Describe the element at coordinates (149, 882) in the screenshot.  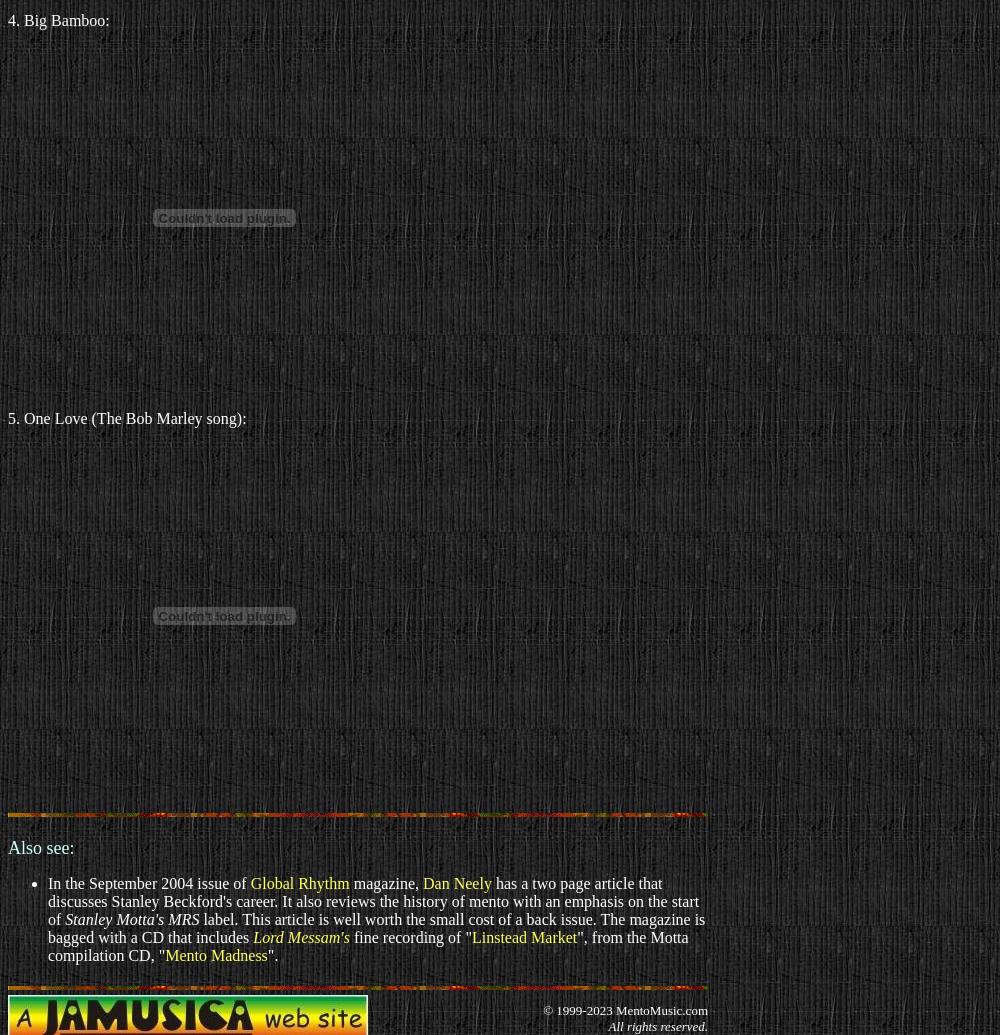
I see `'In the September 
			2004 issue of'` at that location.